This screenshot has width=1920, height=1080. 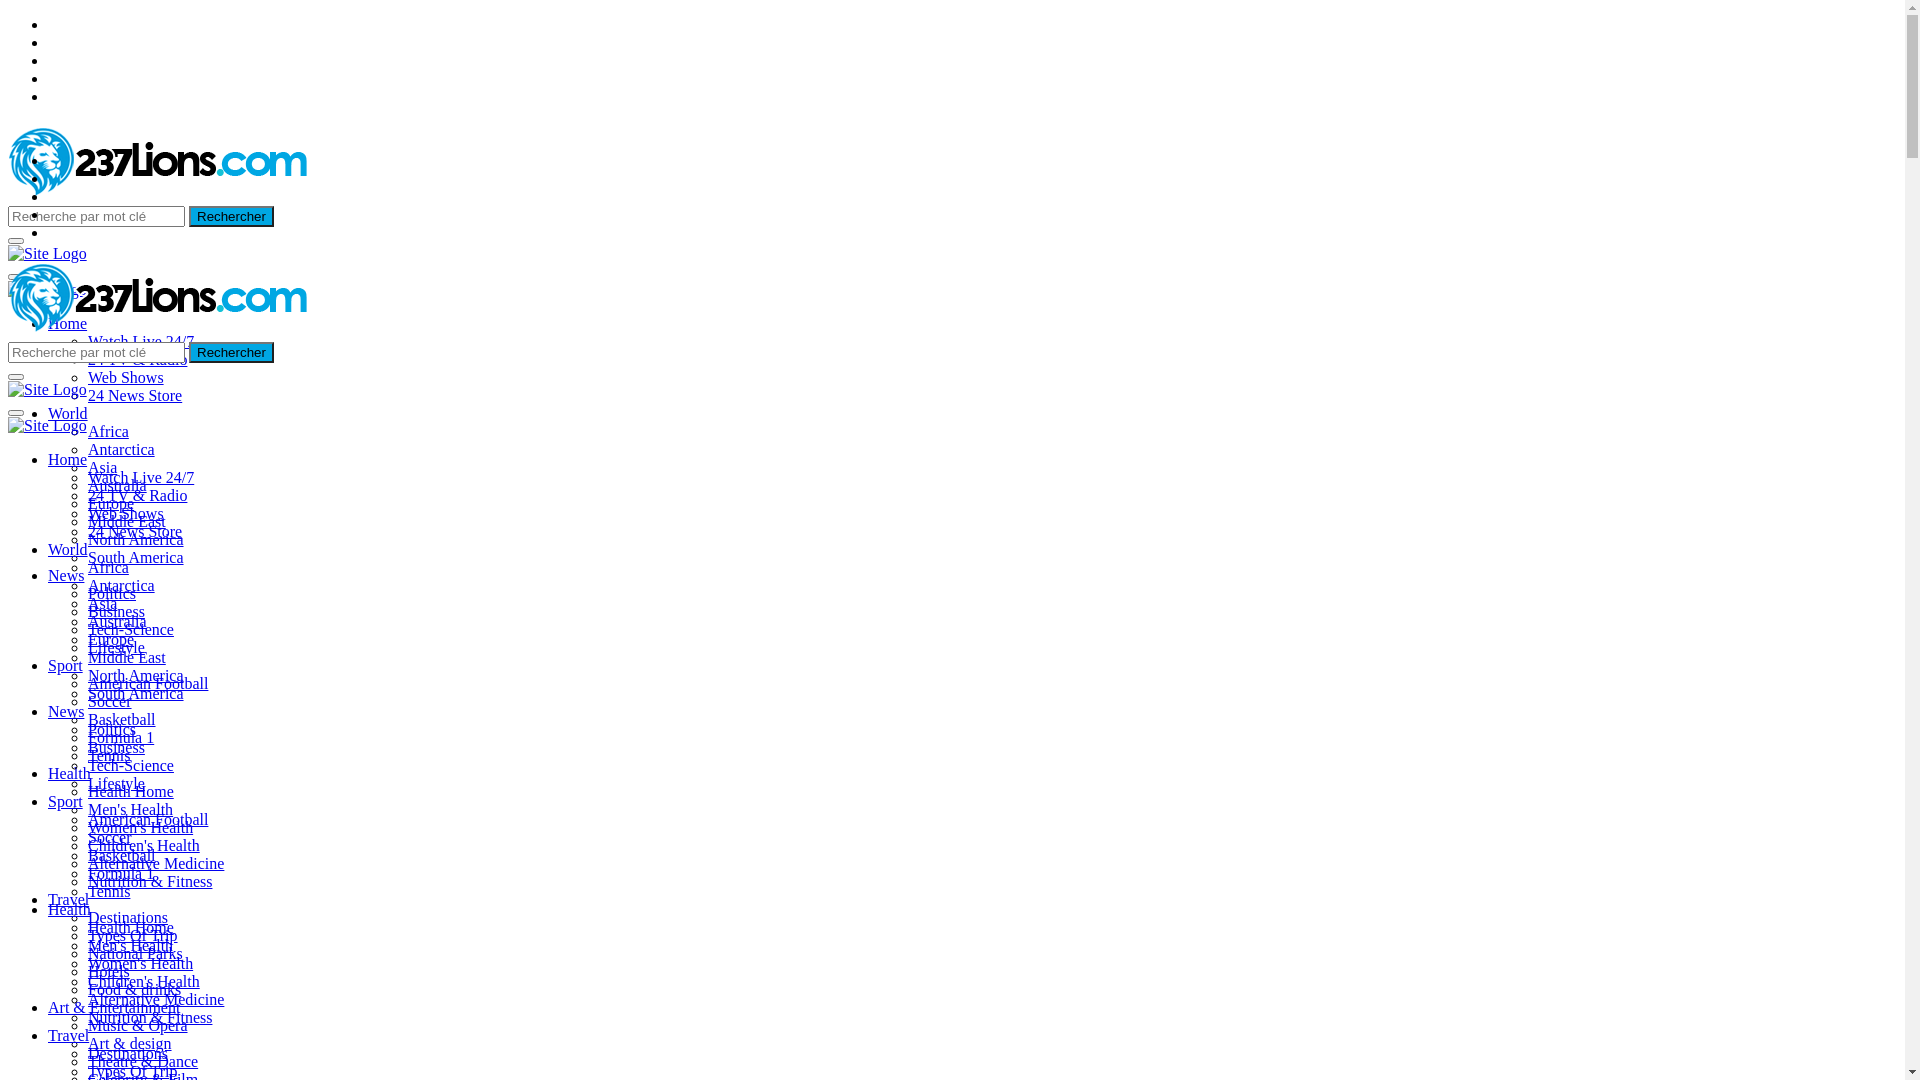 I want to click on 'Soccer', so click(x=109, y=837).